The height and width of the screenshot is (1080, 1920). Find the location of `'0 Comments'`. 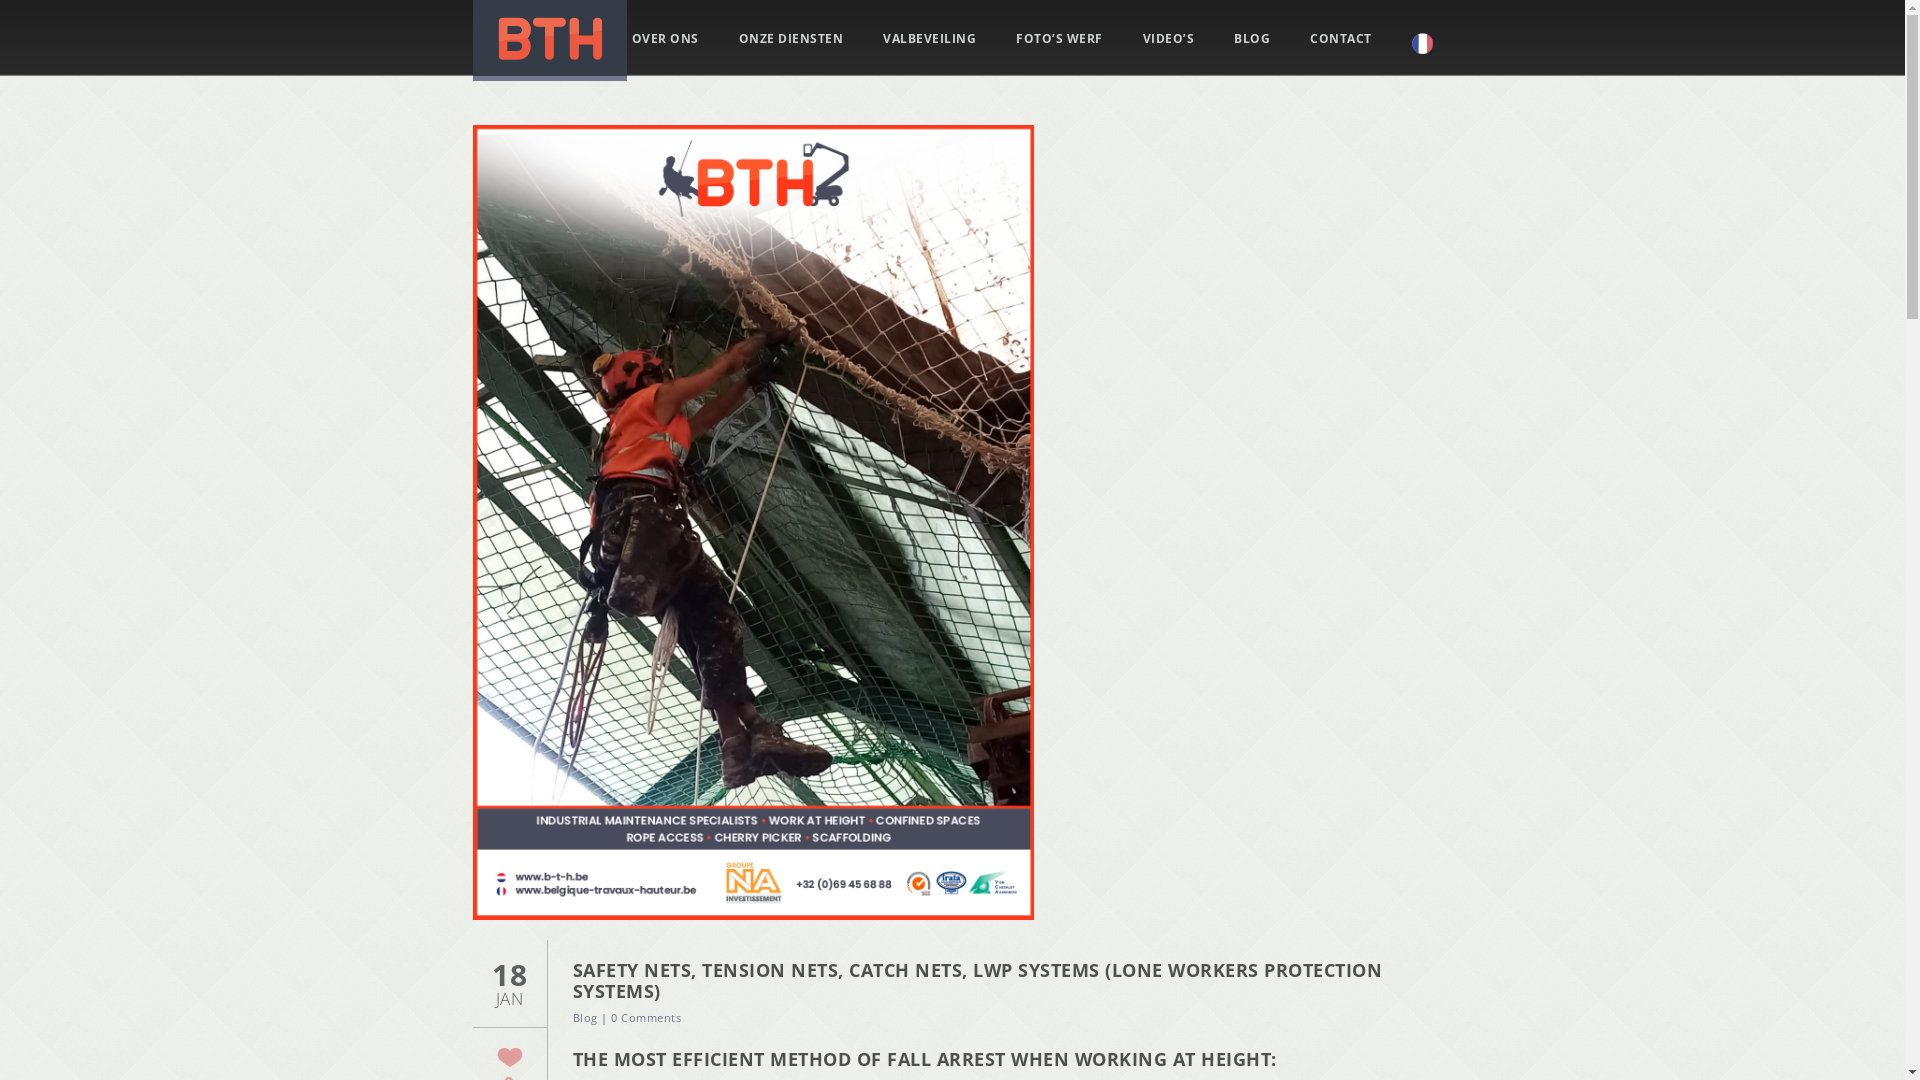

'0 Comments' is located at coordinates (646, 1017).